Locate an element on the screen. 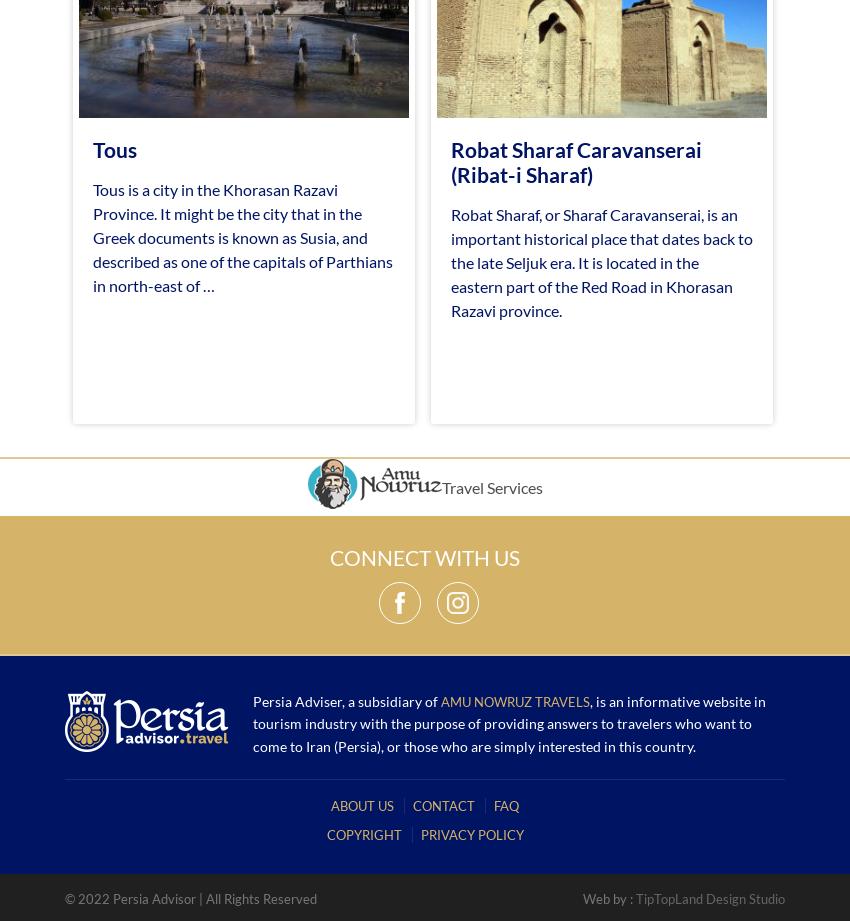 This screenshot has width=850, height=921. 'FAQ' is located at coordinates (506, 804).